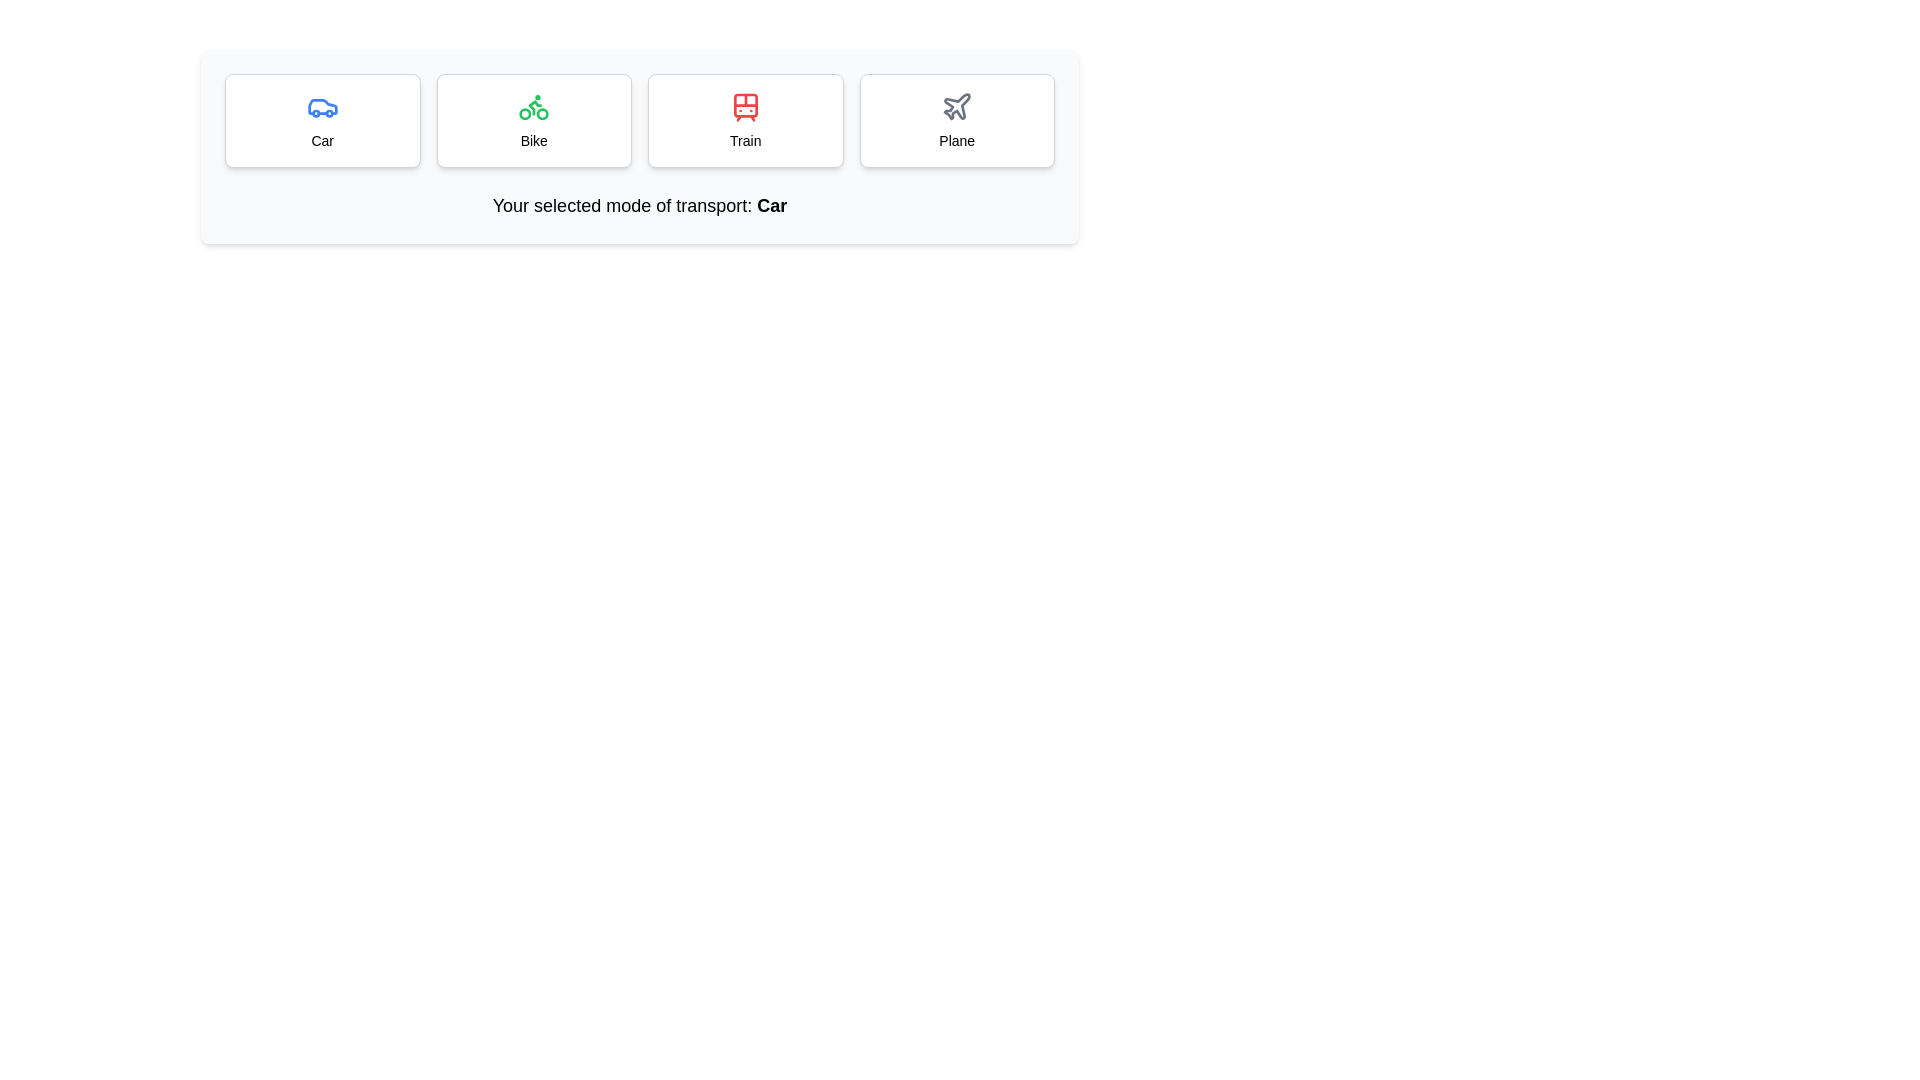 This screenshot has height=1080, width=1920. What do you see at coordinates (744, 140) in the screenshot?
I see `the 'Train' text label located below the train icon in the third button of the transport mode options grid` at bounding box center [744, 140].